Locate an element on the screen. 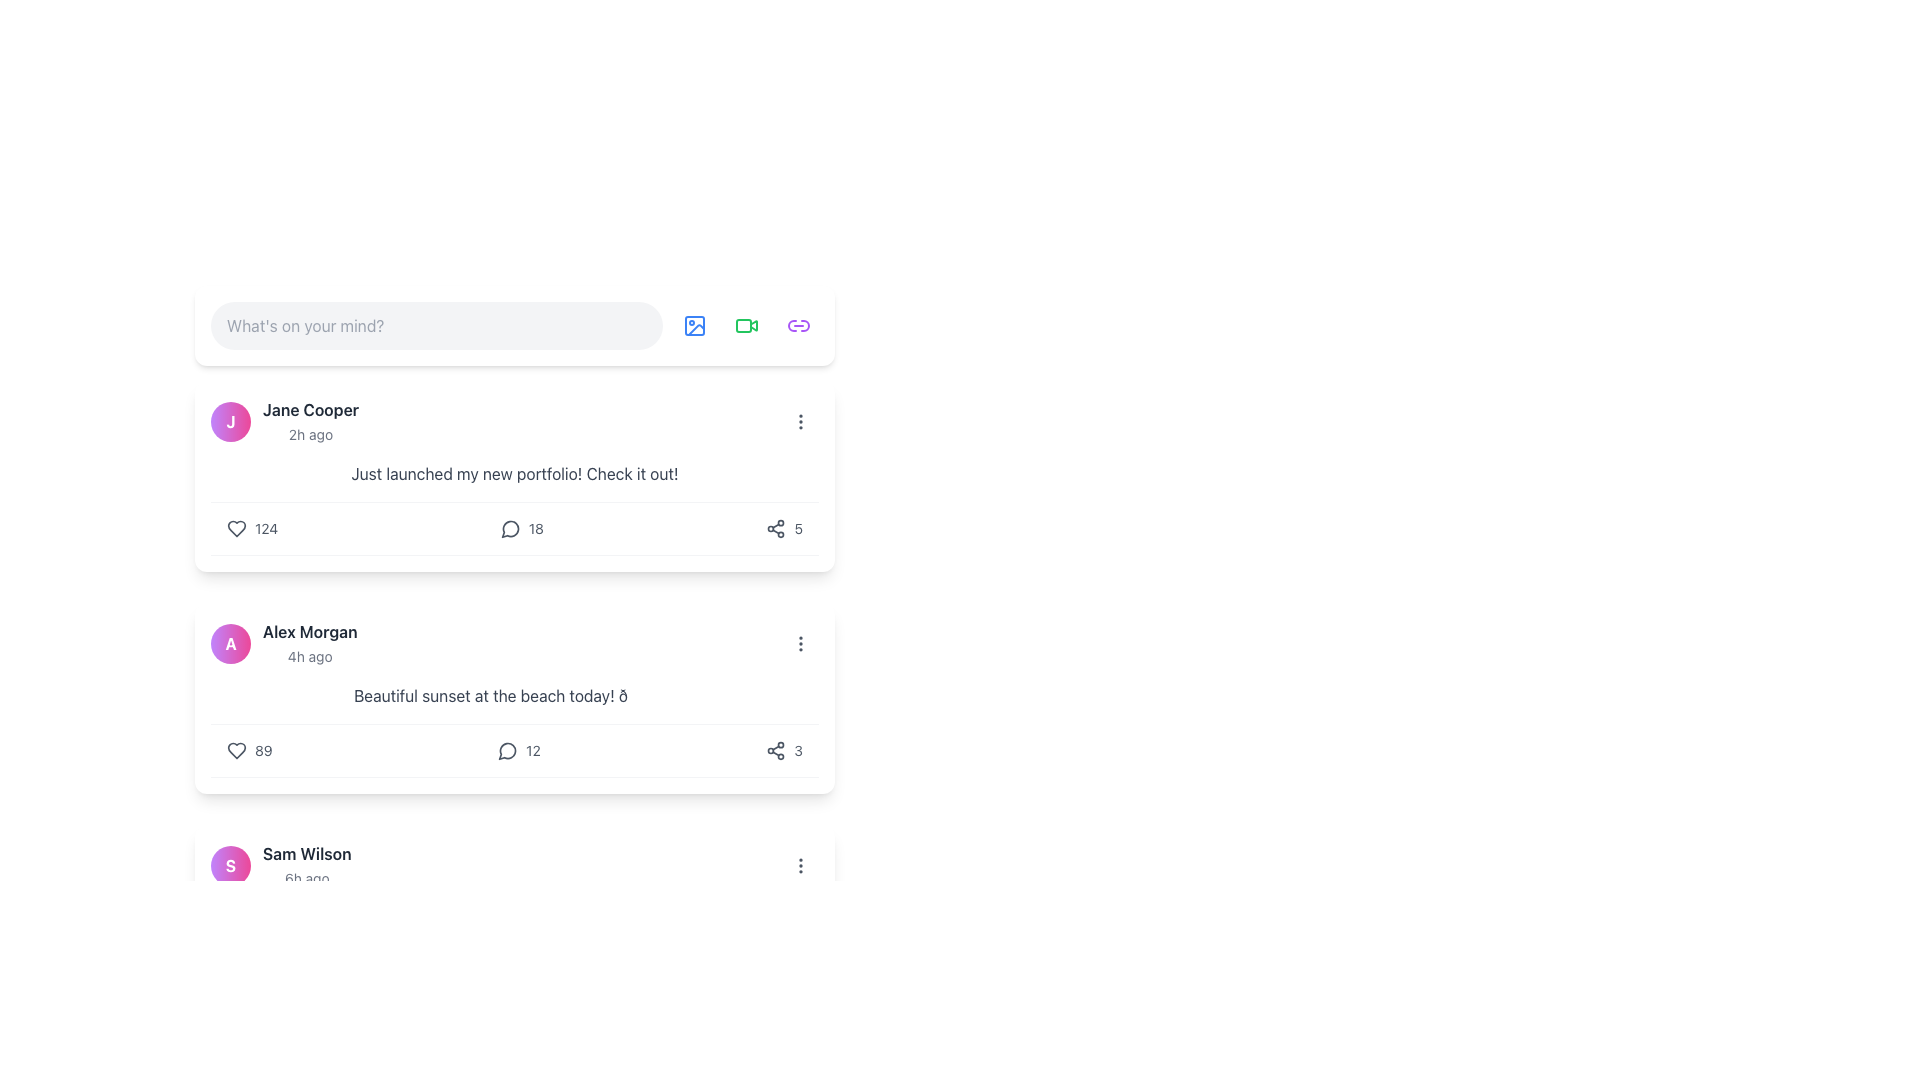 This screenshot has width=1920, height=1080. the Avatar representing the user 'Alex Morgan', which is the leftmost component in the second post card of the feed section, adjacent to the username and timestamp is located at coordinates (230, 644).